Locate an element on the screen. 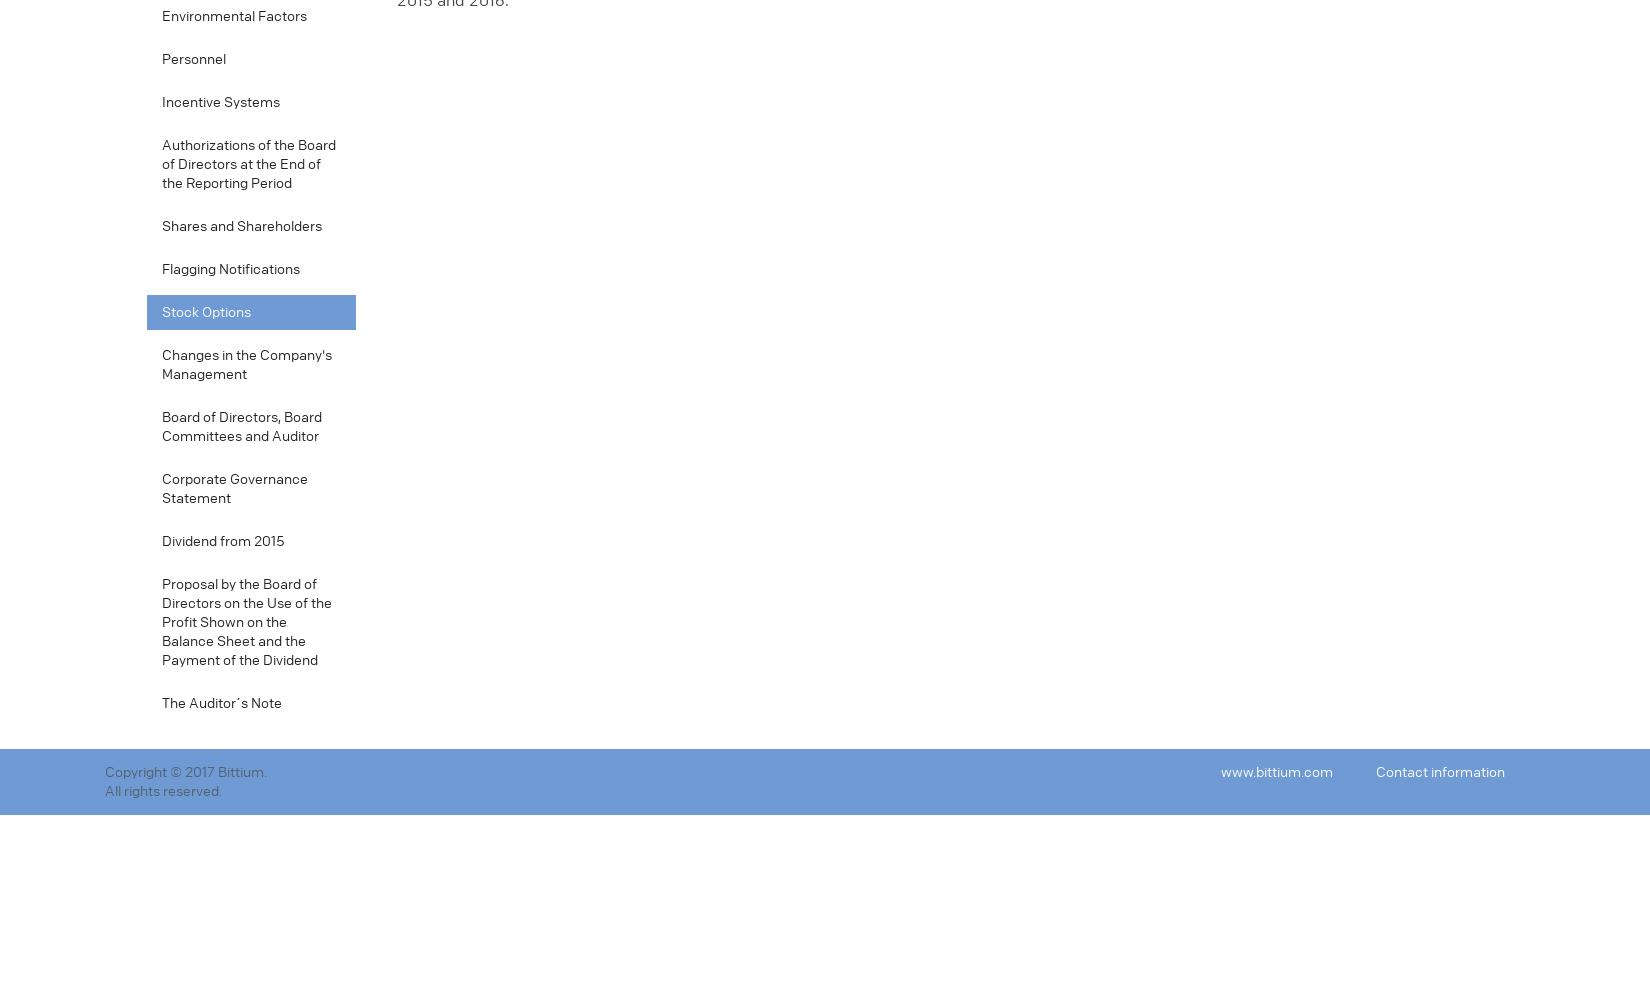  'Personnel' is located at coordinates (161, 59).